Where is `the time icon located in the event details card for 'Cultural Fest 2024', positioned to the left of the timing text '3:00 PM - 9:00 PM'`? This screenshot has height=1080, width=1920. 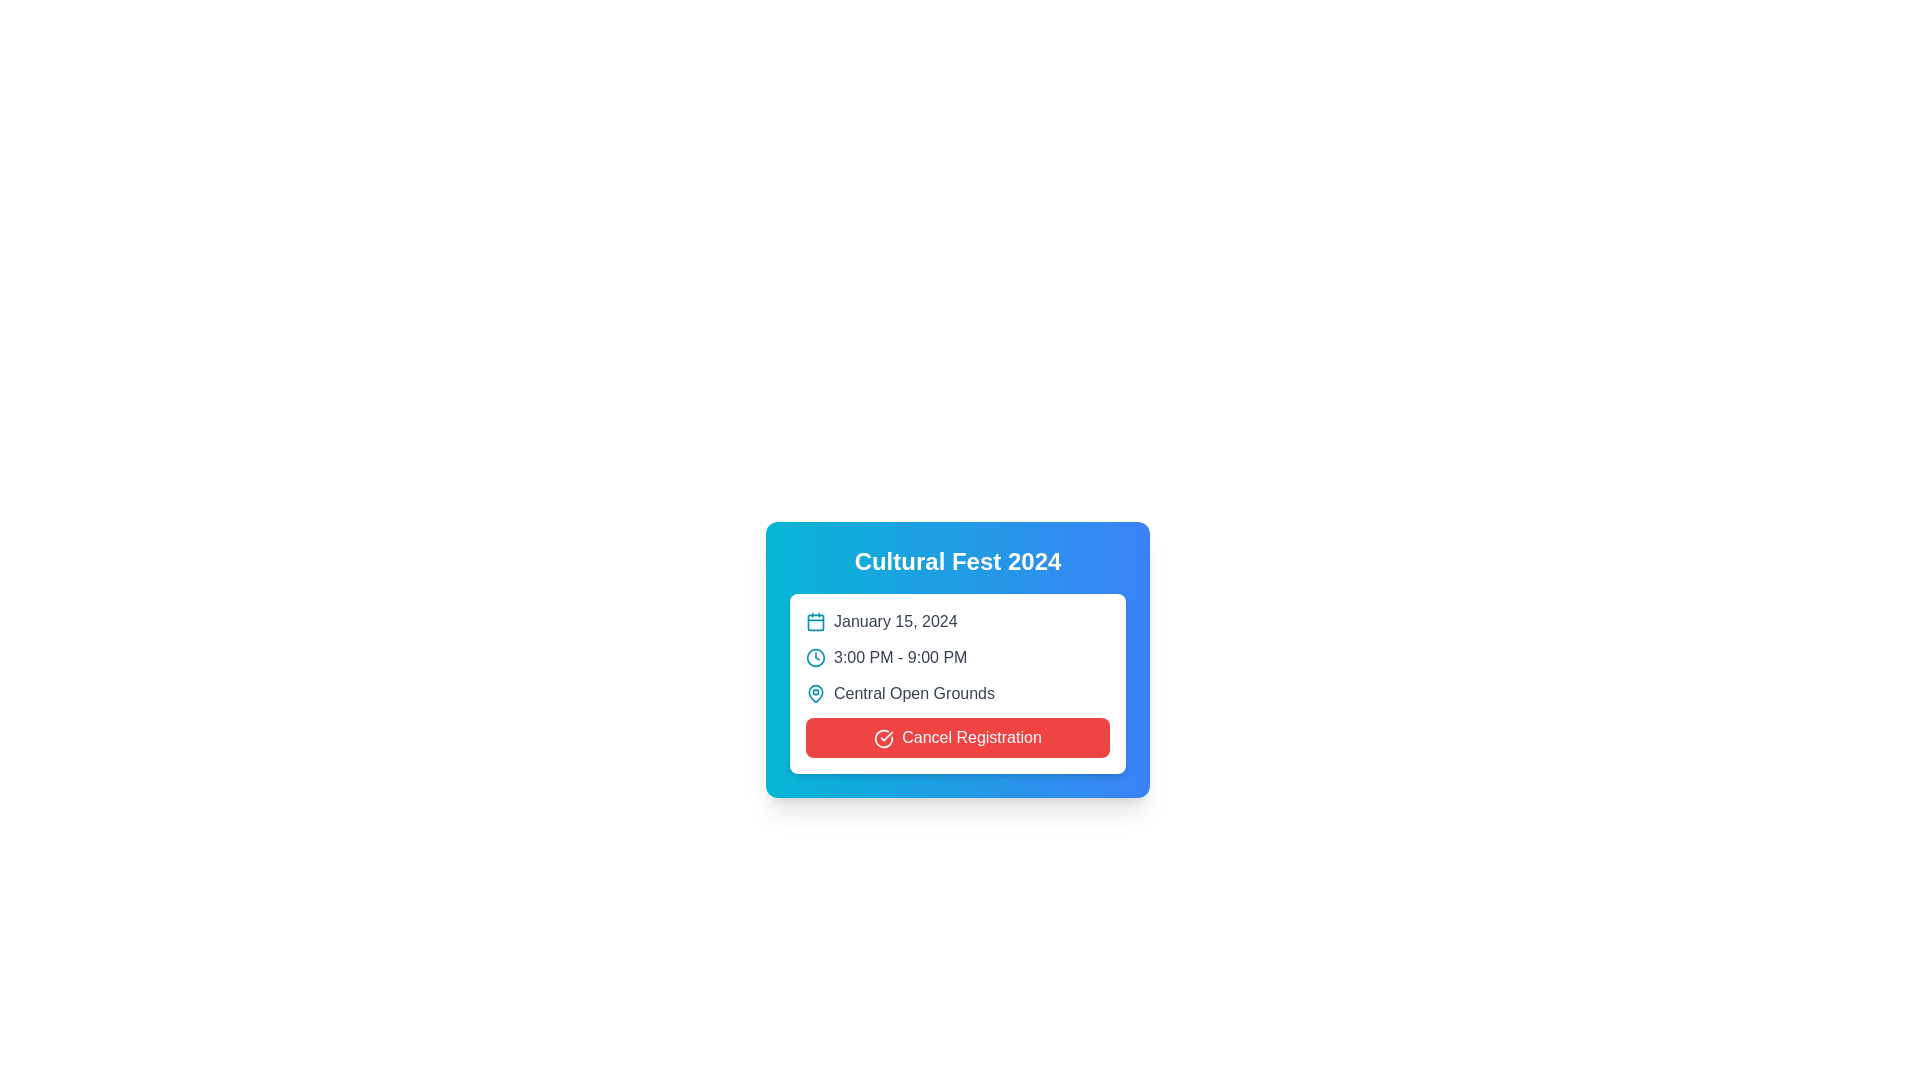
the time icon located in the event details card for 'Cultural Fest 2024', positioned to the left of the timing text '3:00 PM - 9:00 PM' is located at coordinates (816, 658).